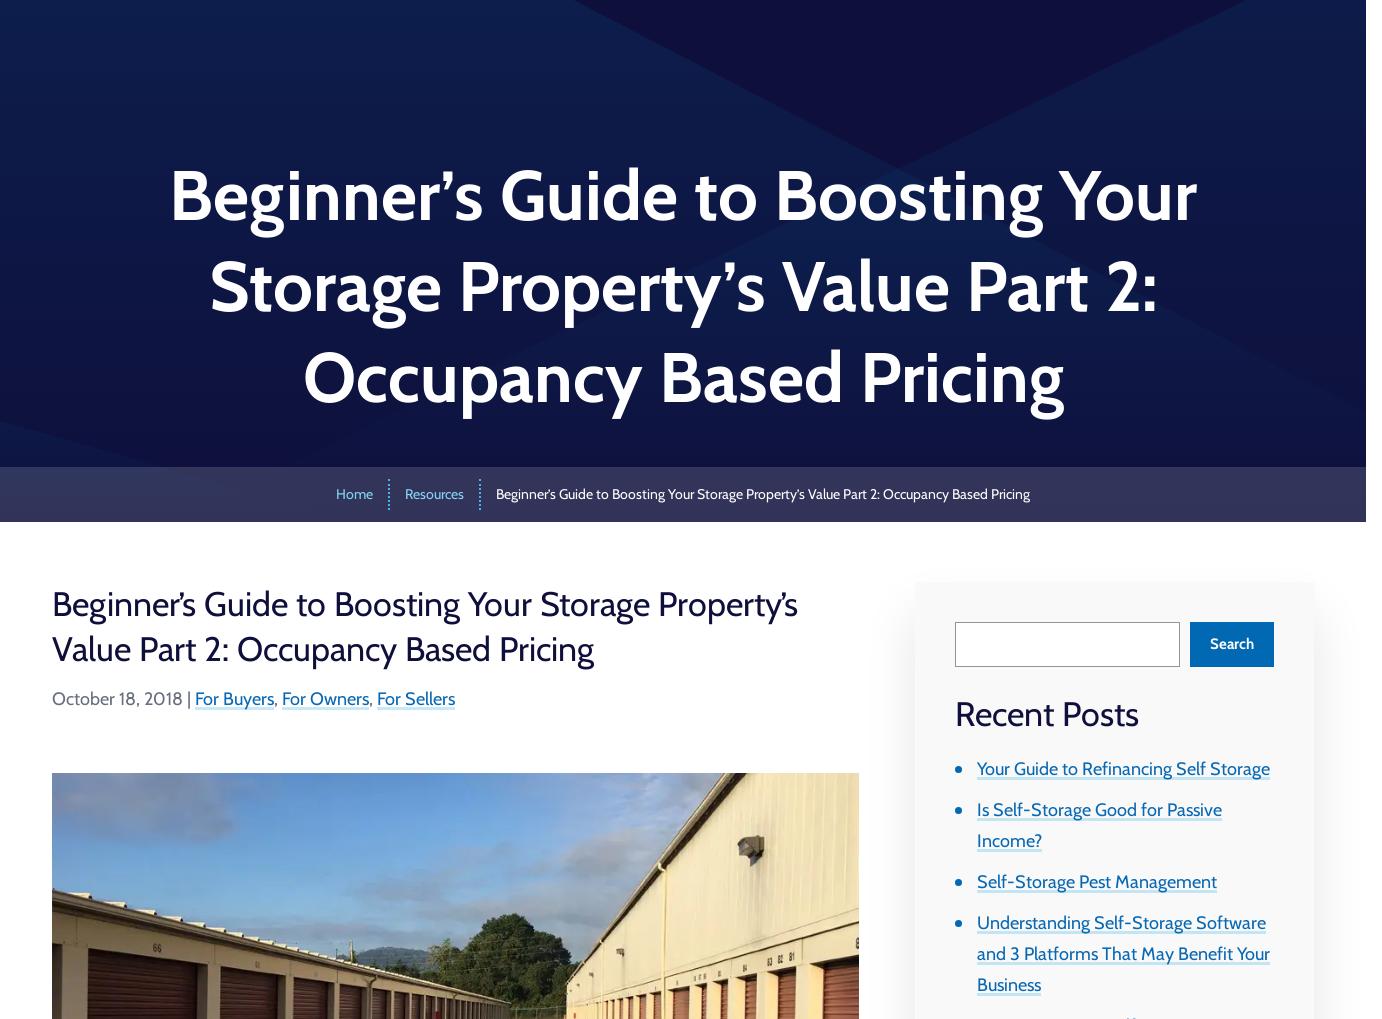  I want to click on 'Investor Relations', so click(902, 52).